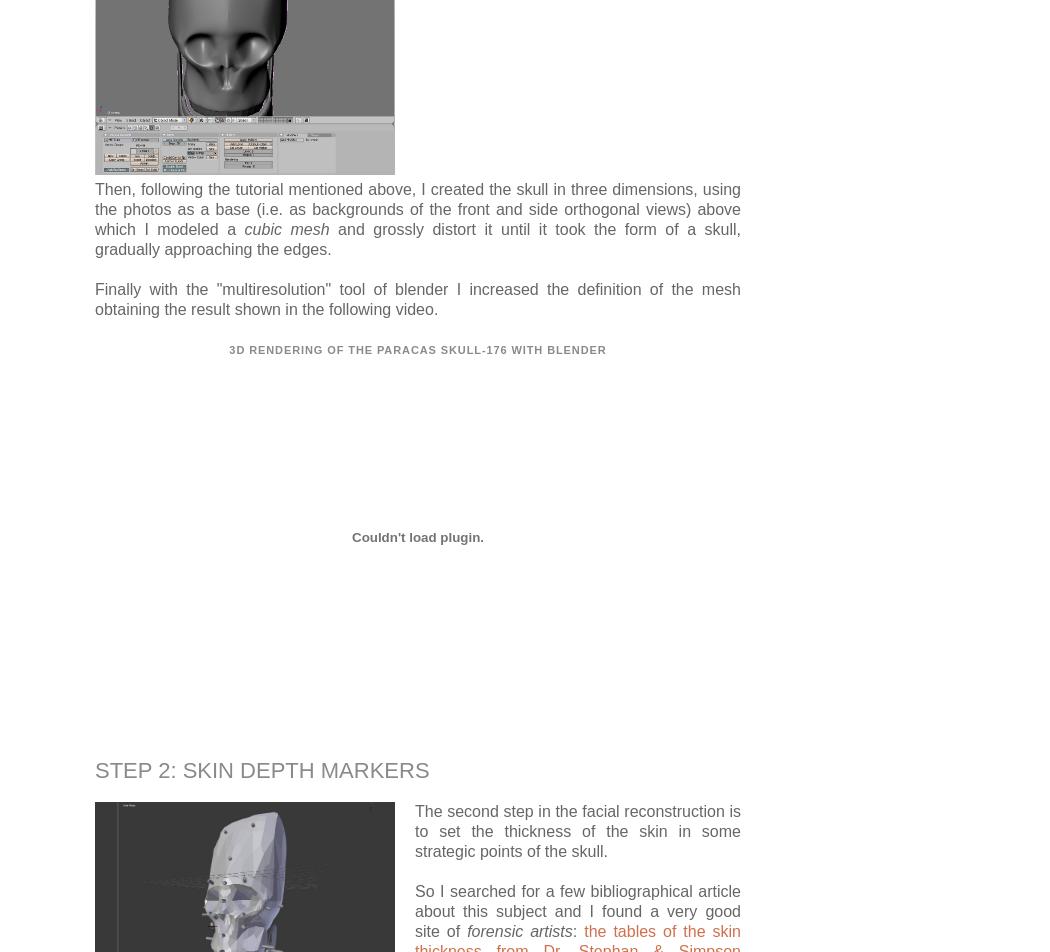 This screenshot has height=952, width=1050. What do you see at coordinates (285, 228) in the screenshot?
I see `'cubic mesh'` at bounding box center [285, 228].